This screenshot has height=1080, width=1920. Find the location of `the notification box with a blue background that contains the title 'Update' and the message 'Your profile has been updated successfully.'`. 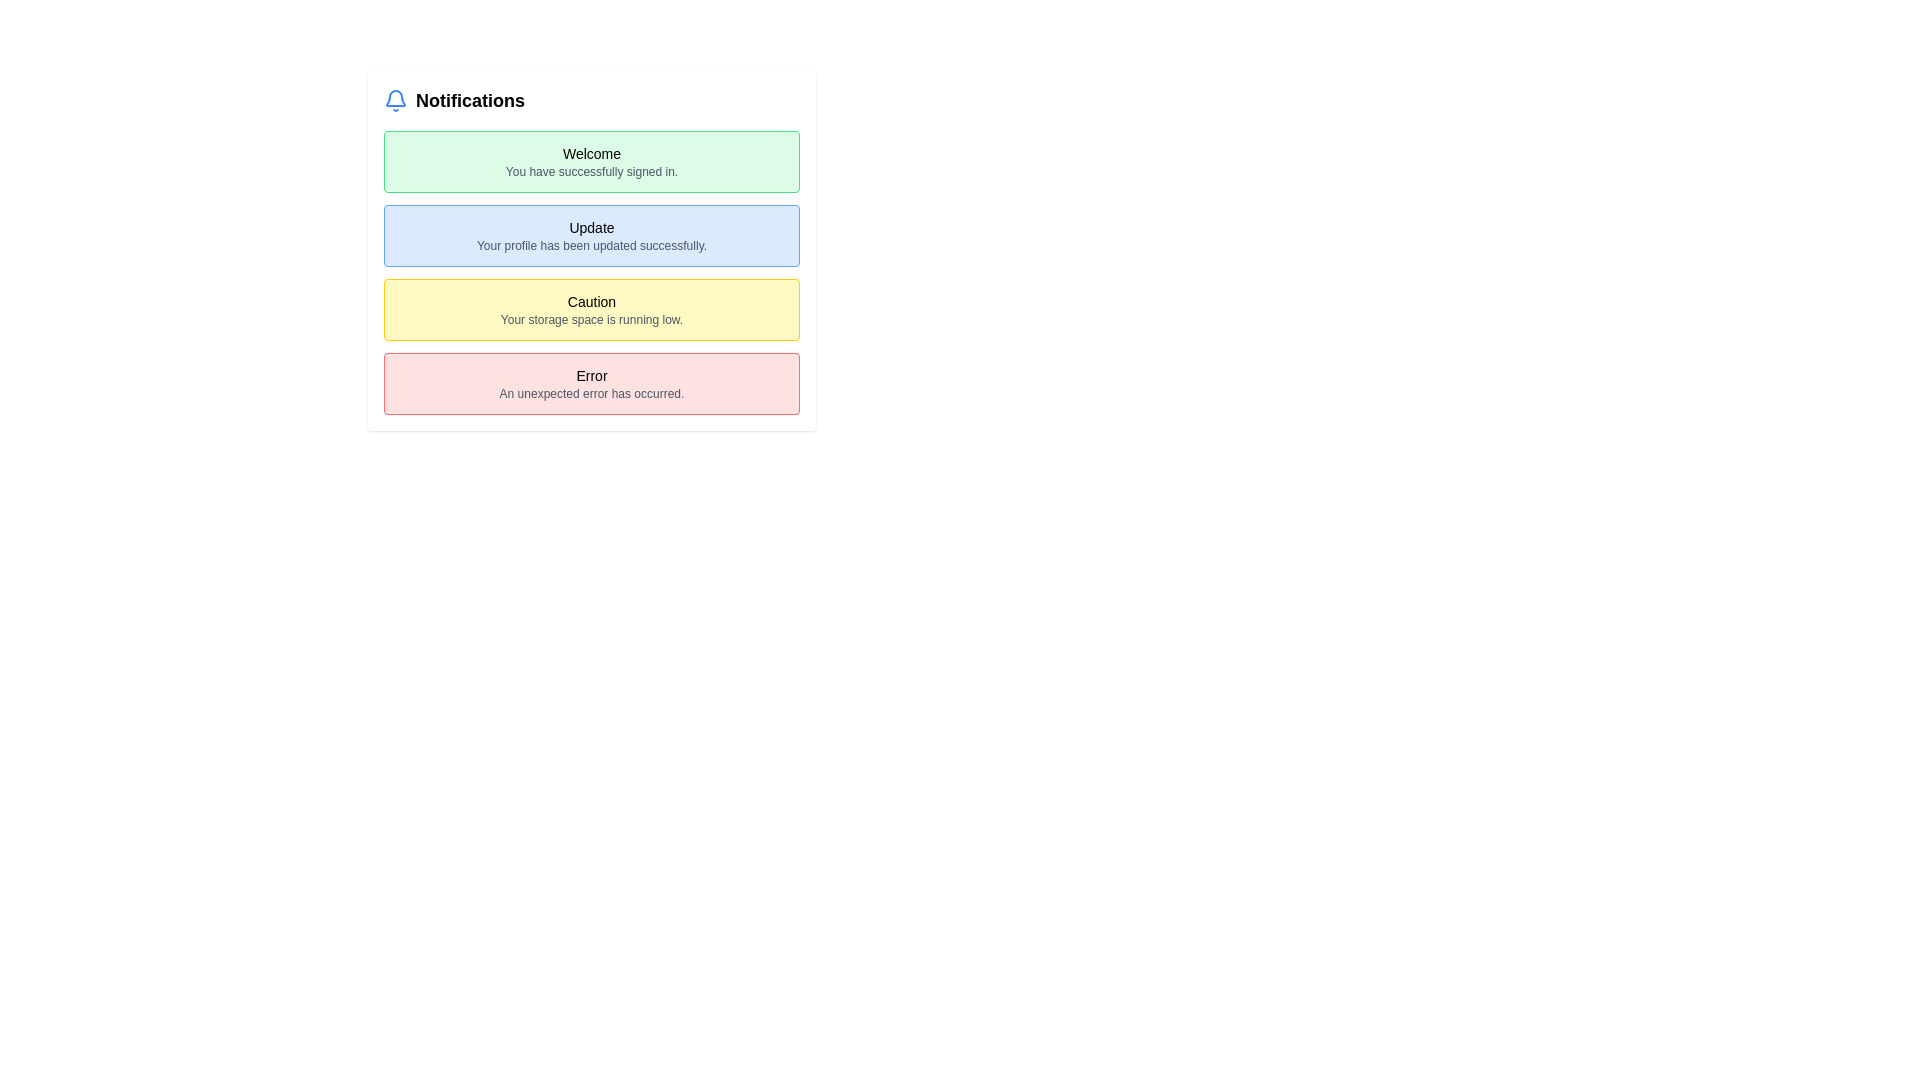

the notification box with a blue background that contains the title 'Update' and the message 'Your profile has been updated successfully.' is located at coordinates (590, 234).